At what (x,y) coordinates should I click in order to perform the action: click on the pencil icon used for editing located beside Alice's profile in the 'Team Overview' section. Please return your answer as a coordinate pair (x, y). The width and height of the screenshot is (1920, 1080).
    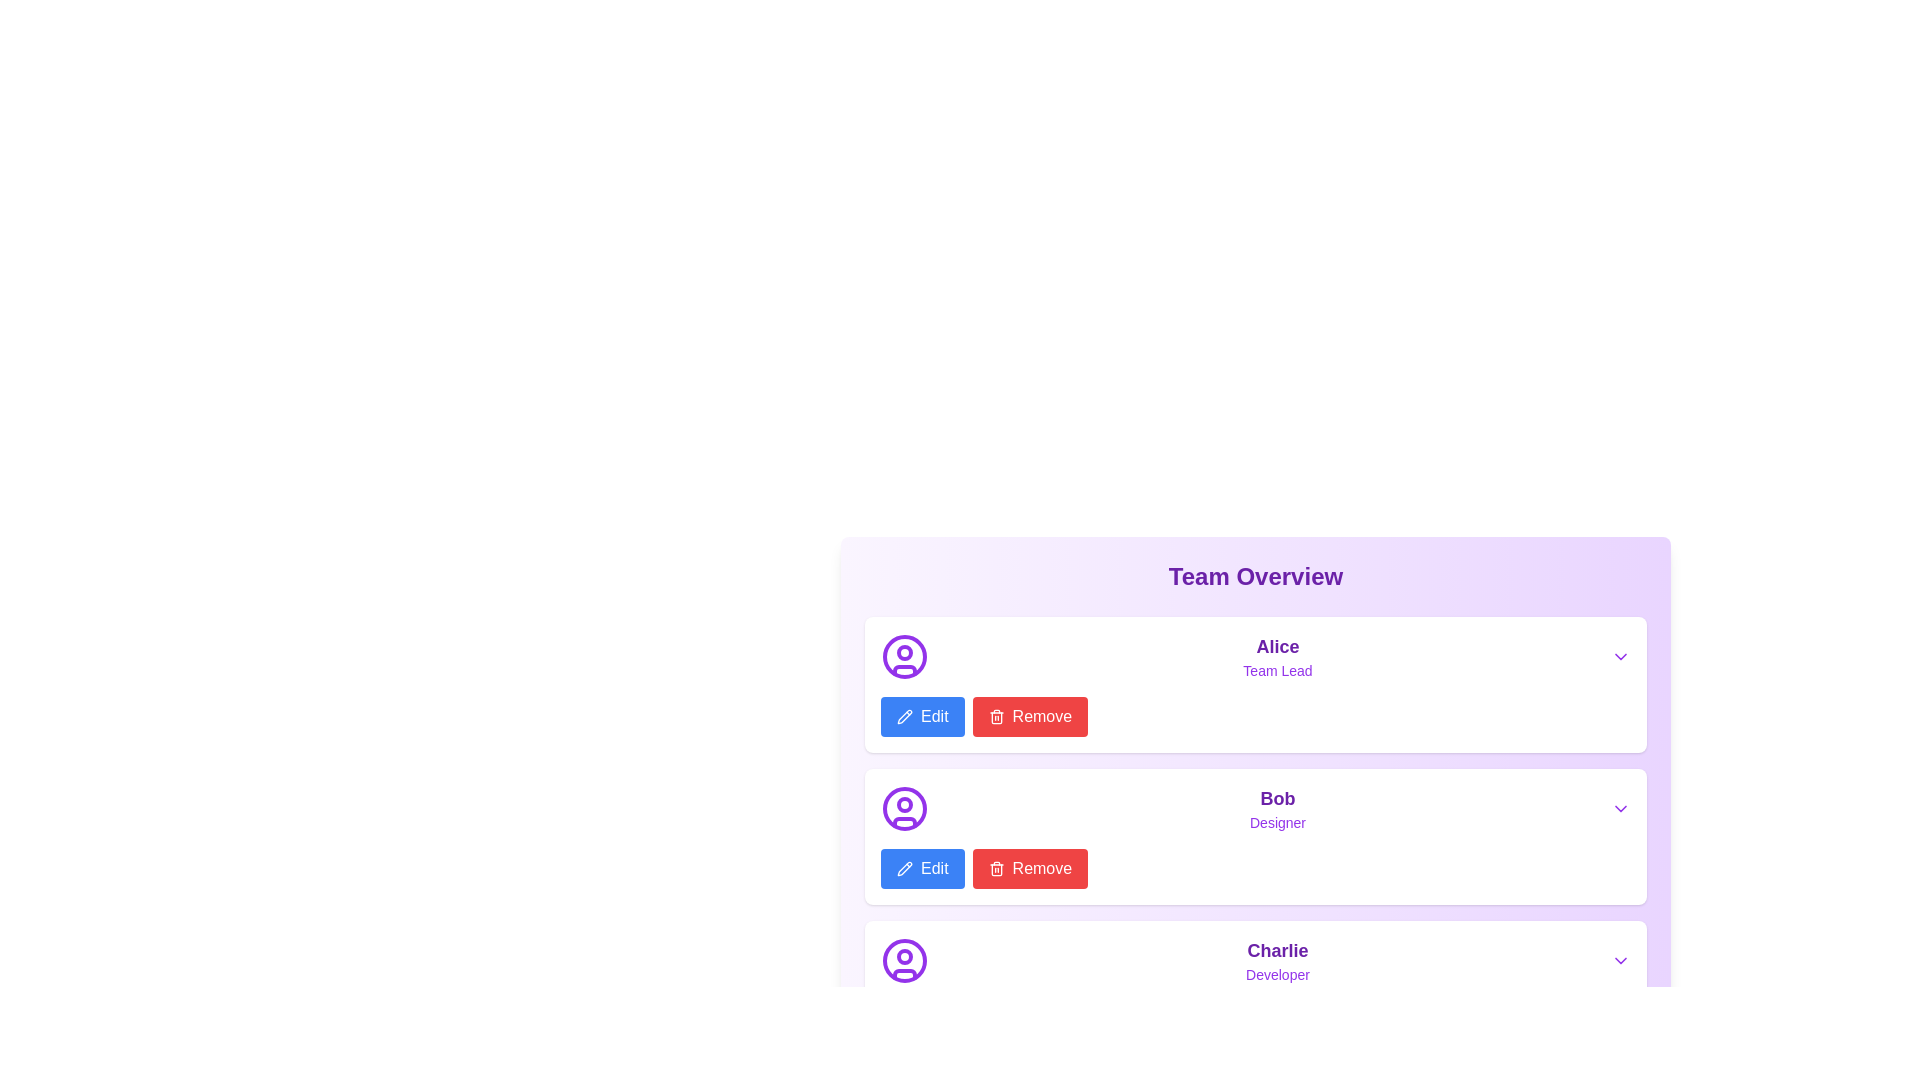
    Looking at the image, I should click on (902, 715).